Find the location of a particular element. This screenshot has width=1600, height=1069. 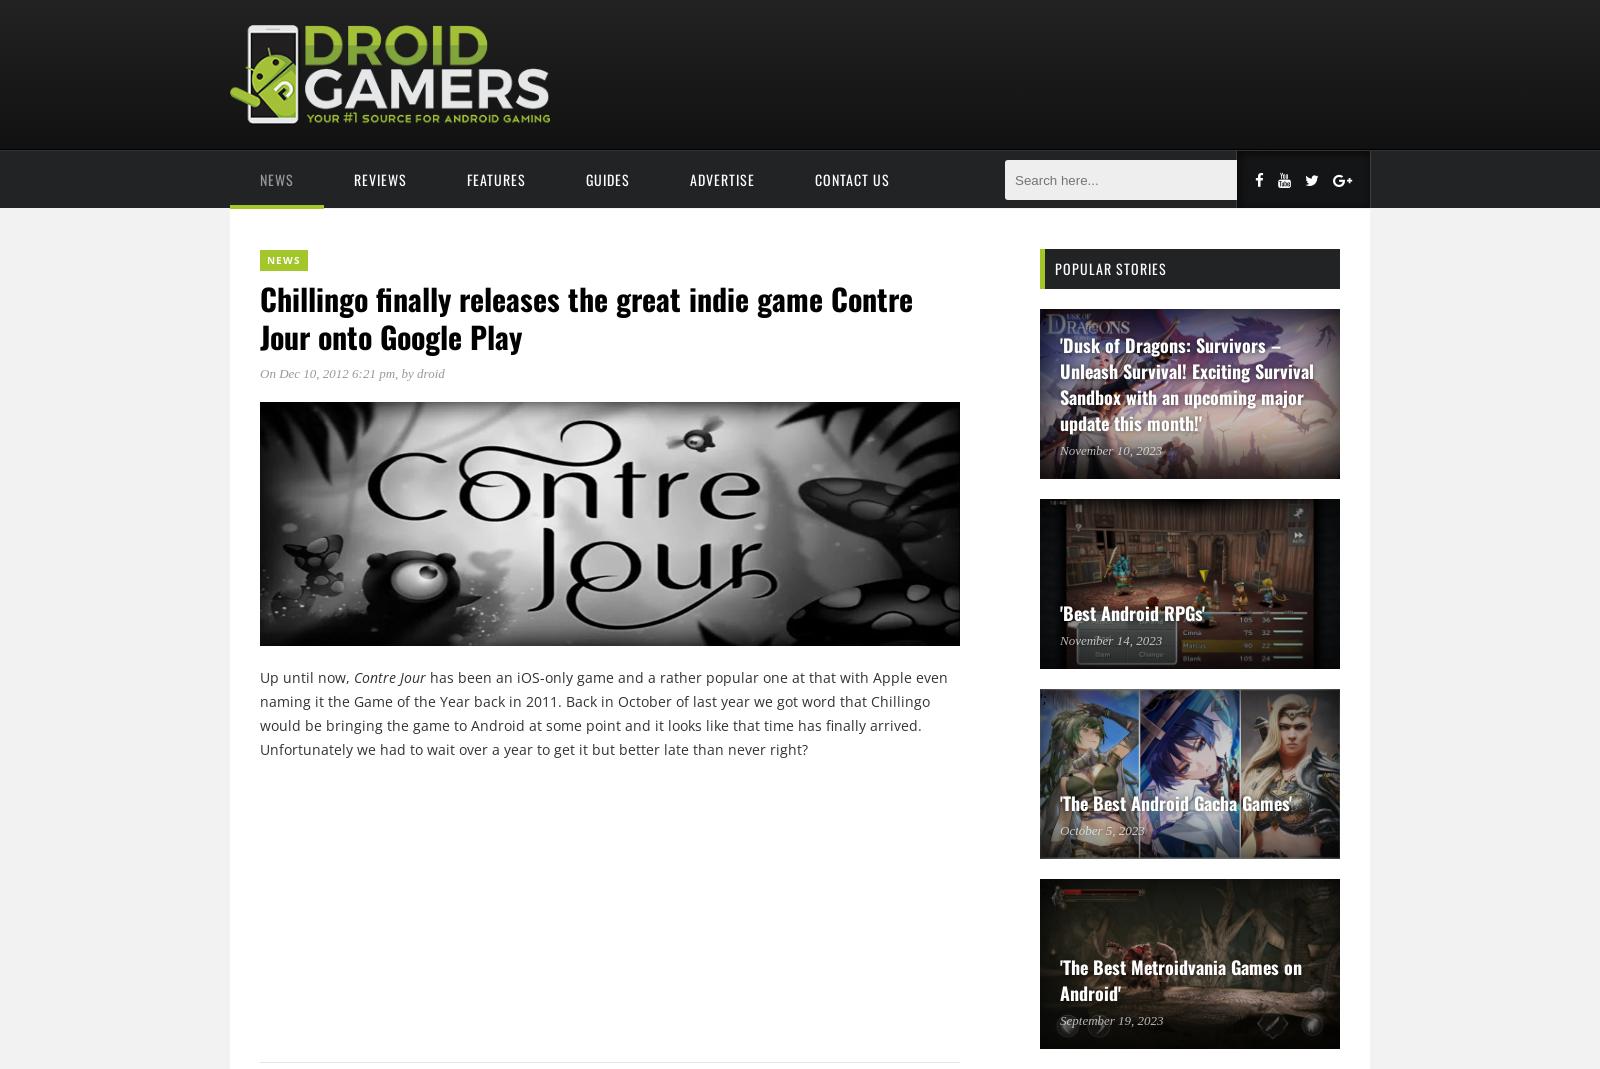

'November 10, 2023' is located at coordinates (1060, 449).